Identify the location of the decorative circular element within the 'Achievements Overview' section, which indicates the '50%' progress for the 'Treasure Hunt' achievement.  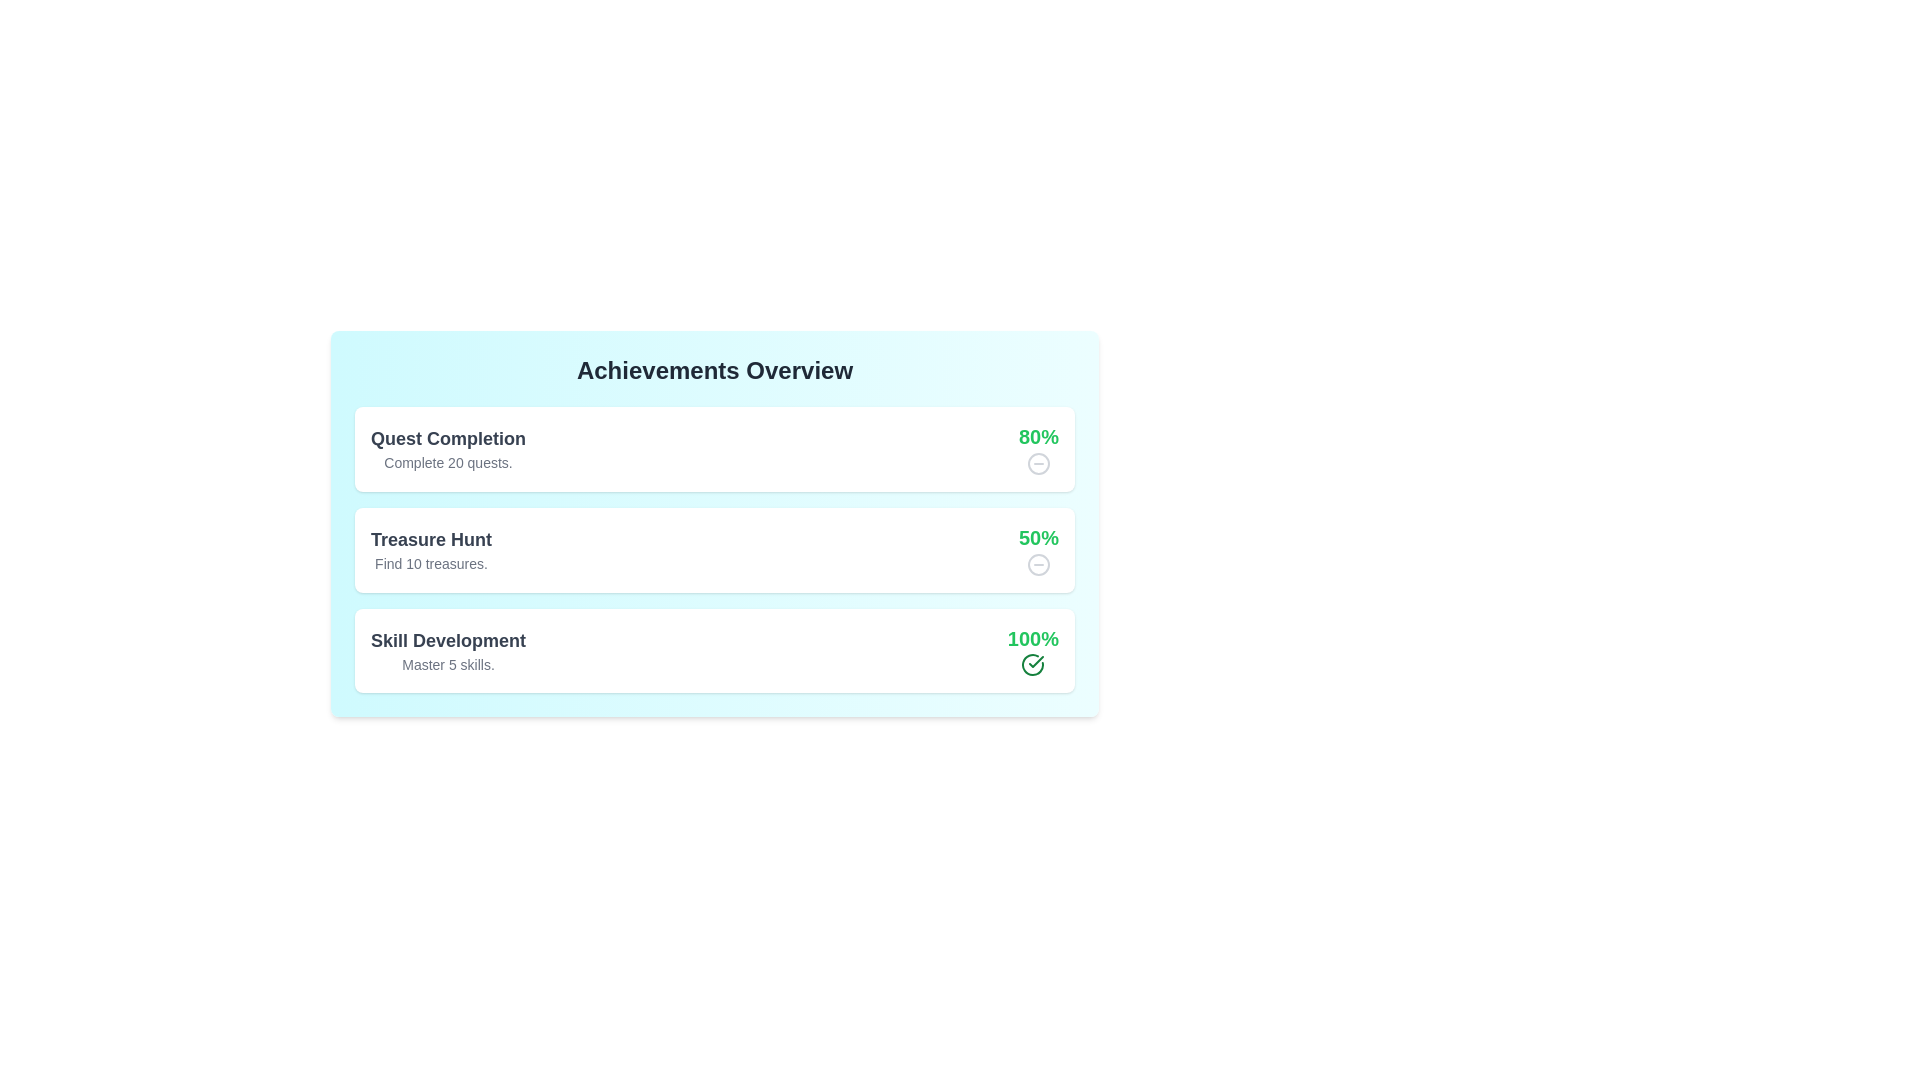
(1038, 564).